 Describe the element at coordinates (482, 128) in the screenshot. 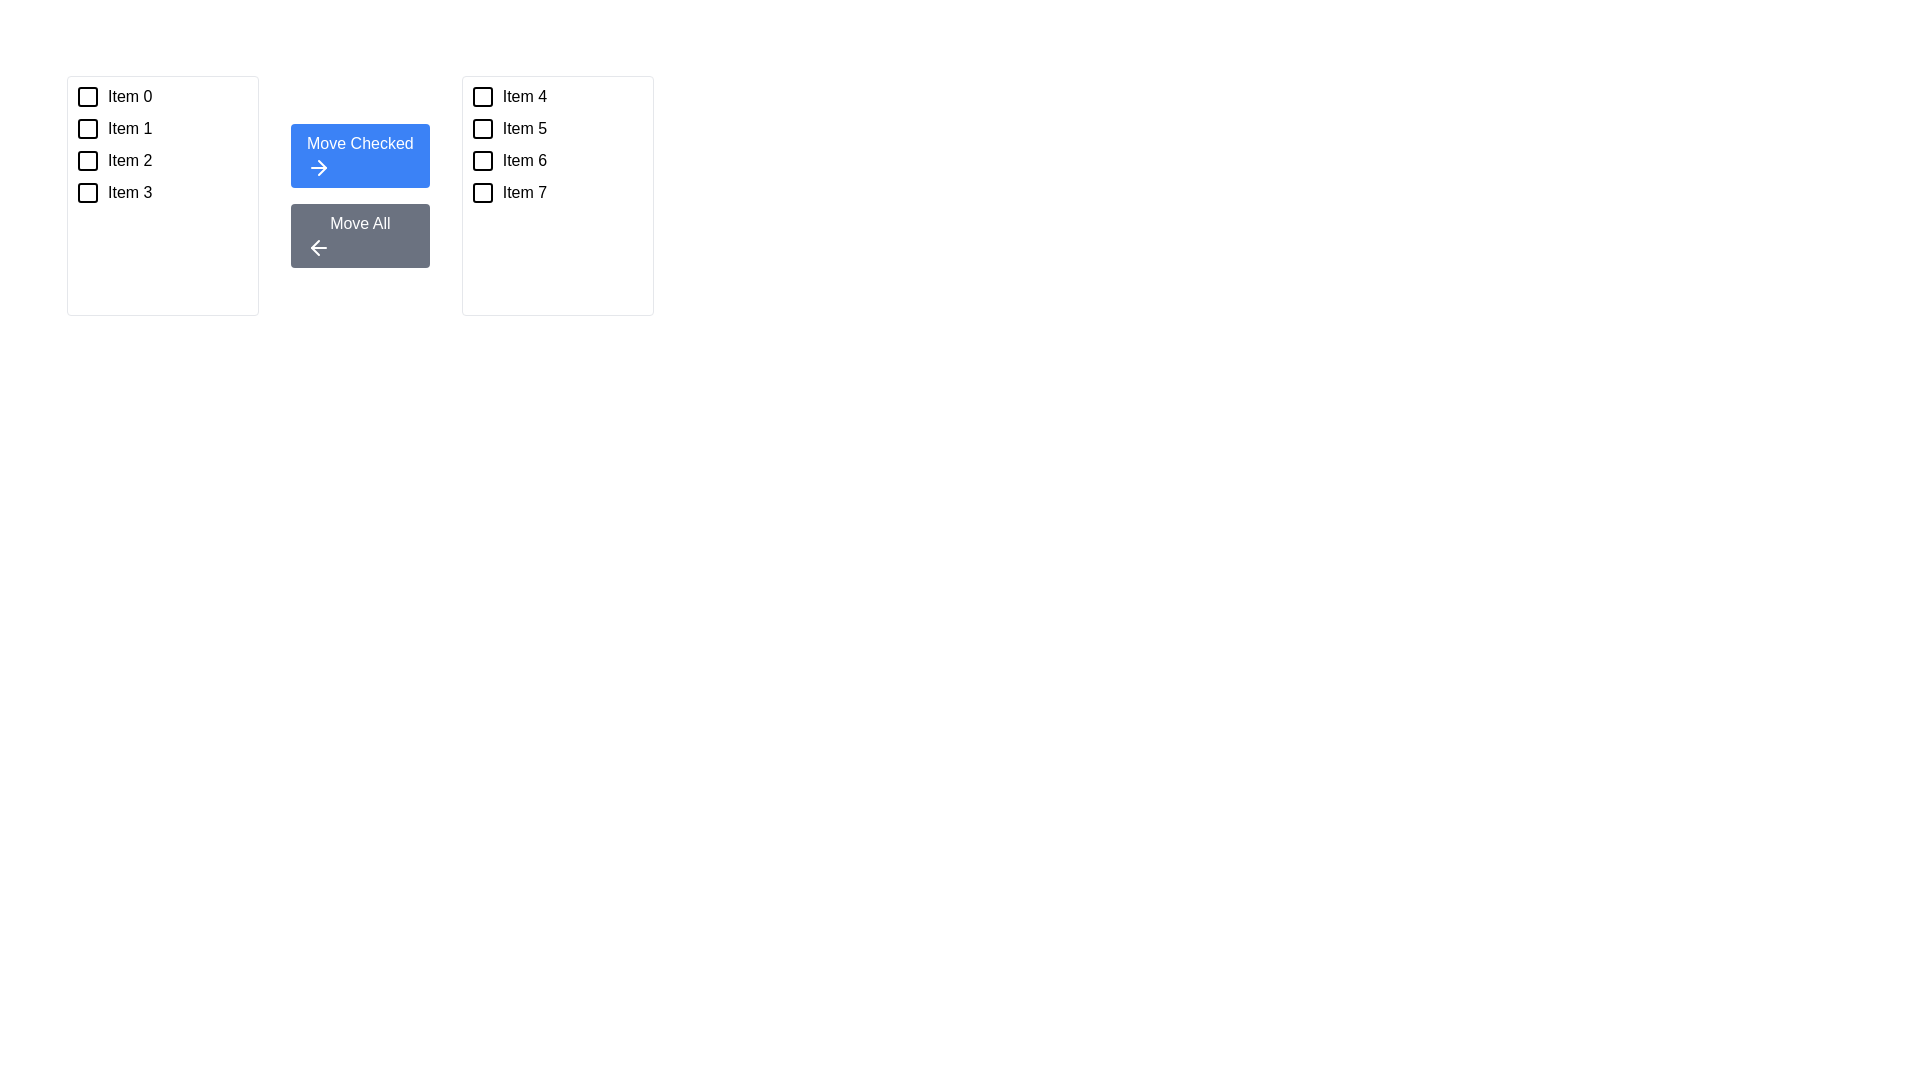

I see `the Checkbox element associated with 'Item 5'` at that location.